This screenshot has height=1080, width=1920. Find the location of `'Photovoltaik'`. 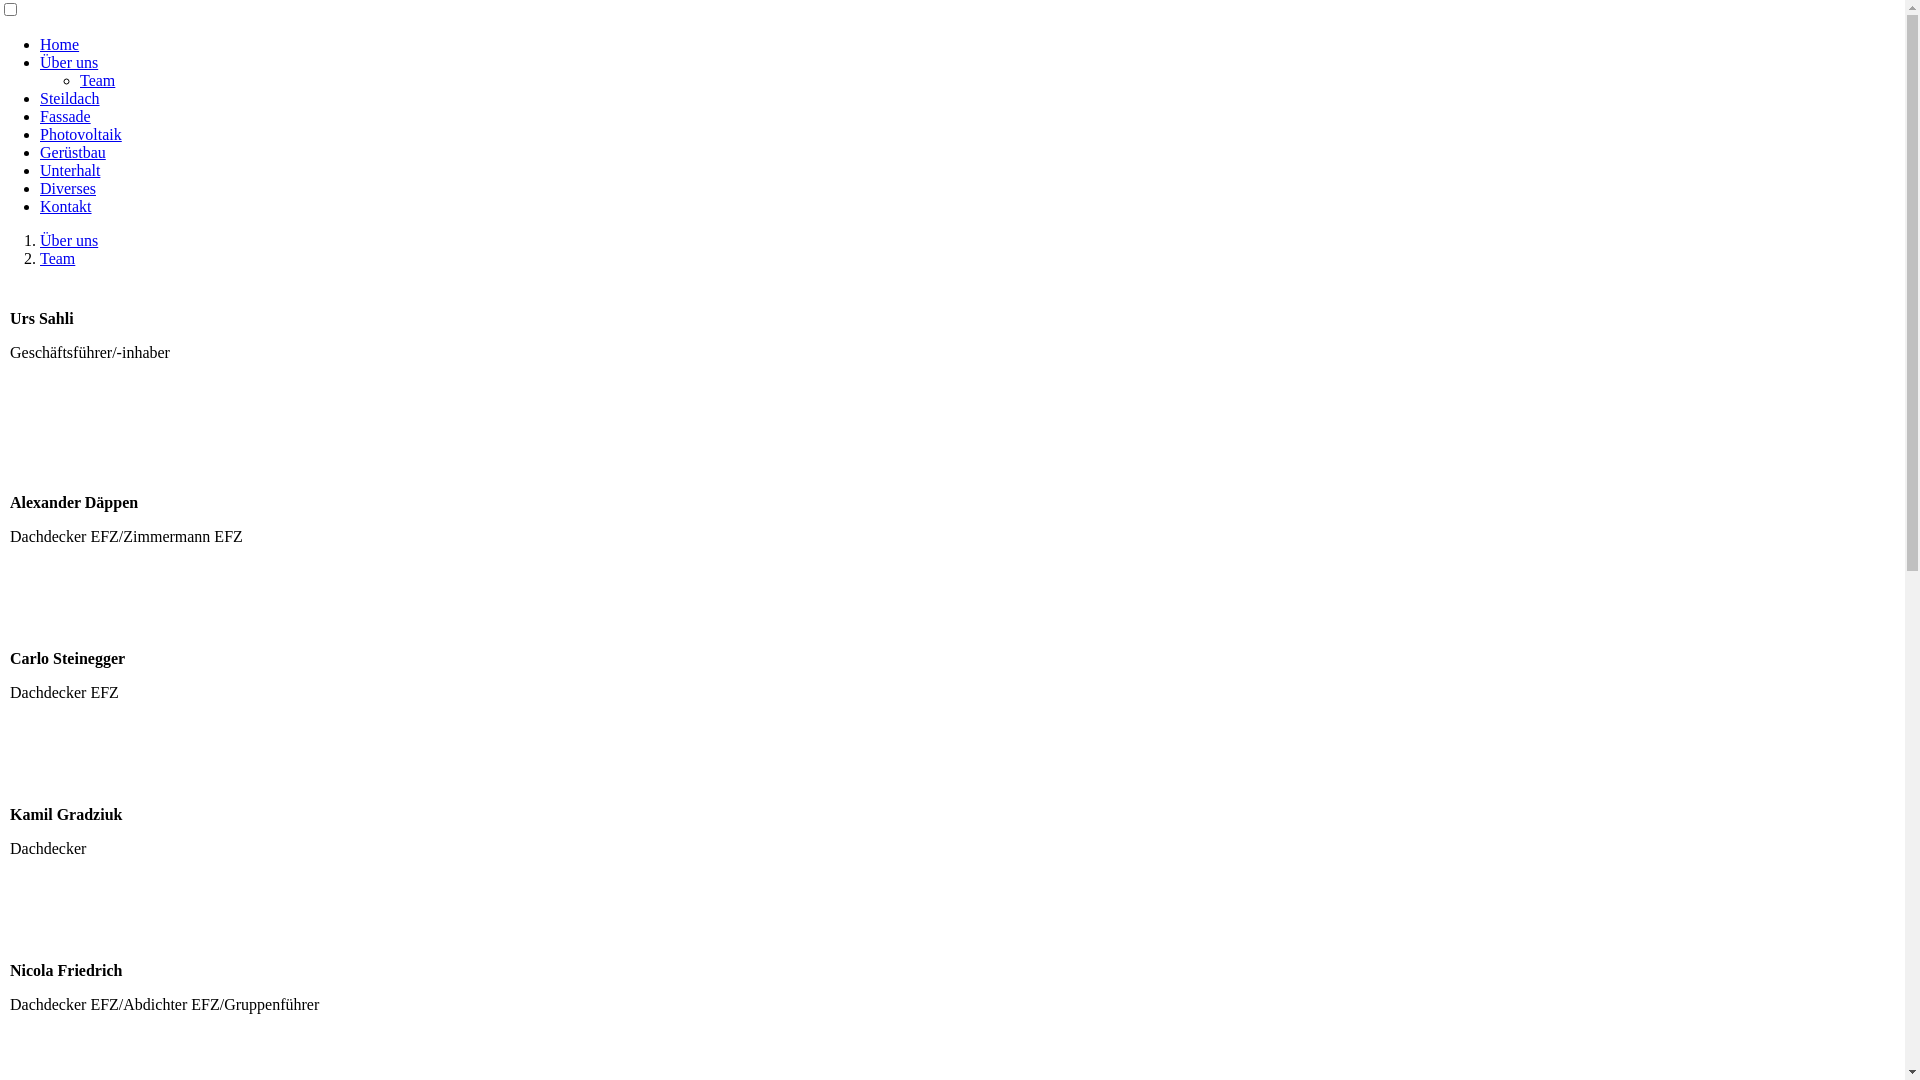

'Photovoltaik' is located at coordinates (80, 134).